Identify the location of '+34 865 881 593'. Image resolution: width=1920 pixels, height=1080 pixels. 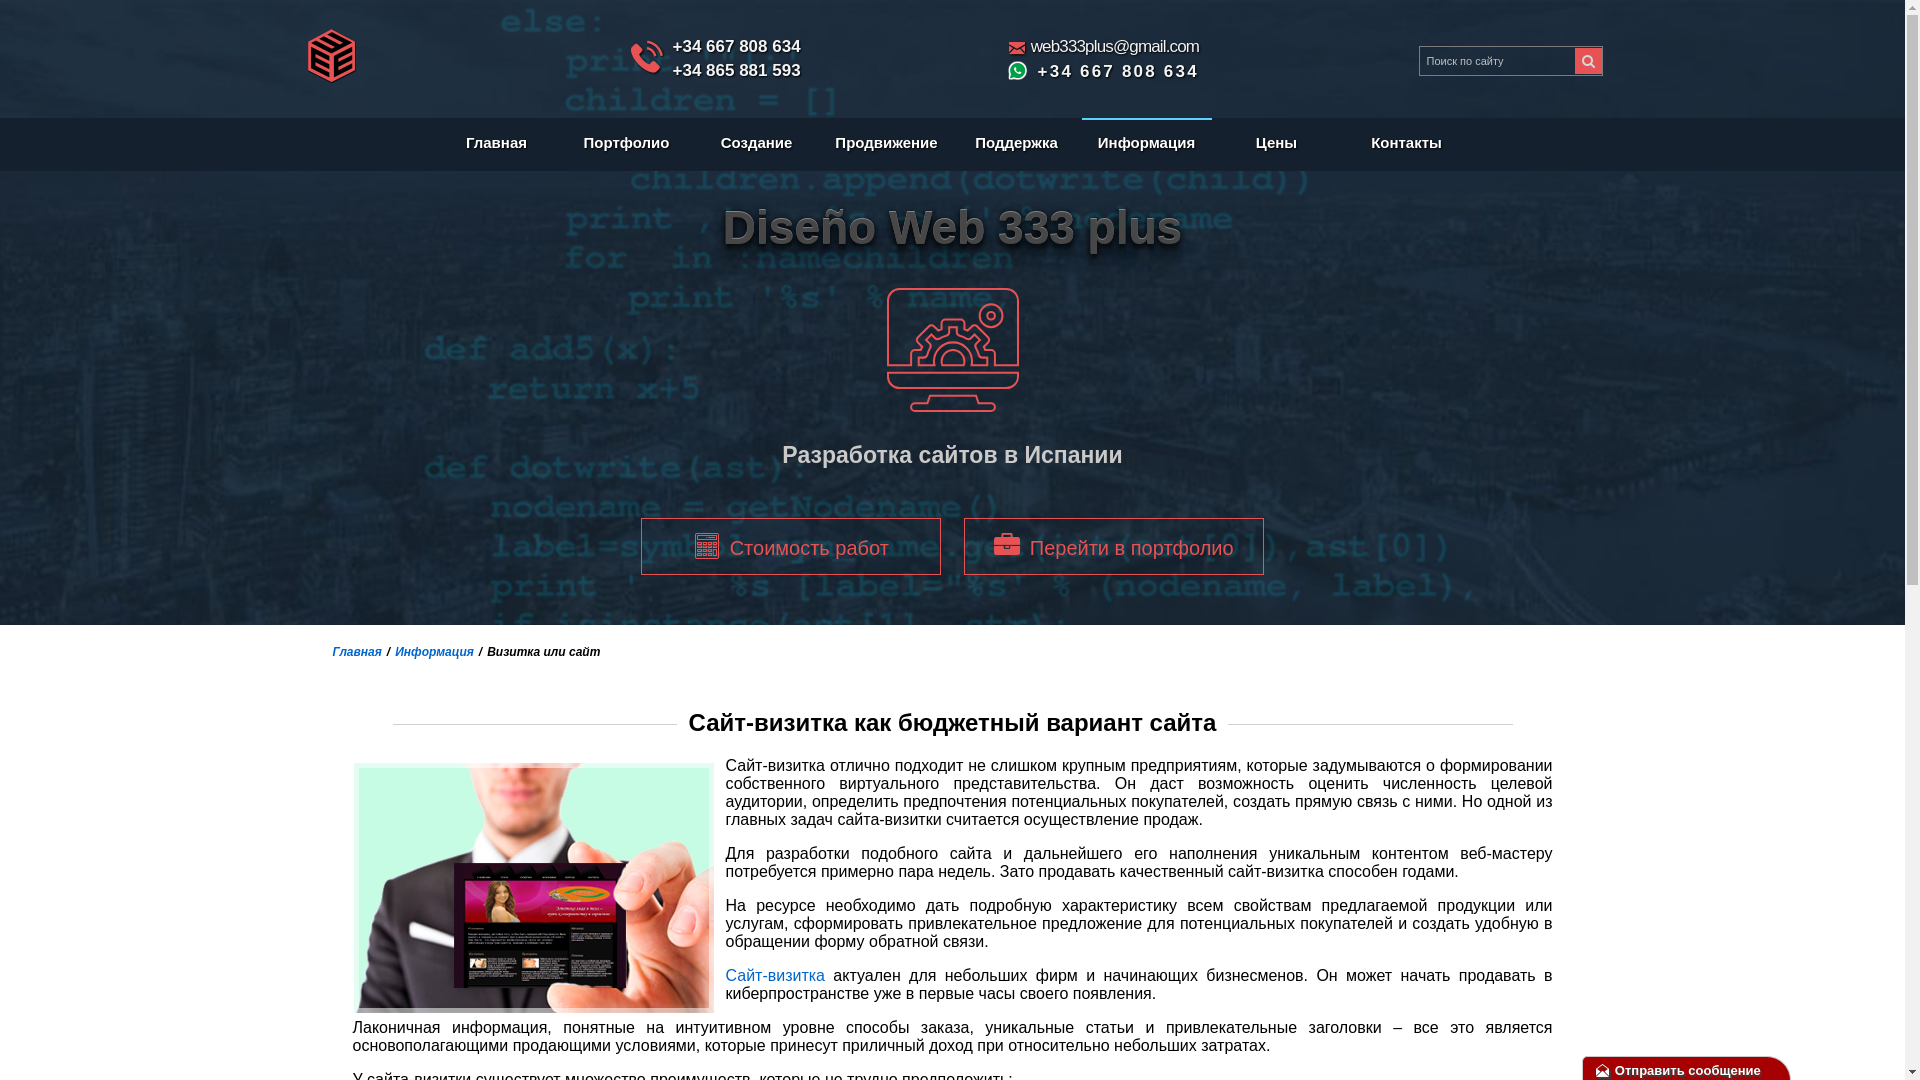
(734, 69).